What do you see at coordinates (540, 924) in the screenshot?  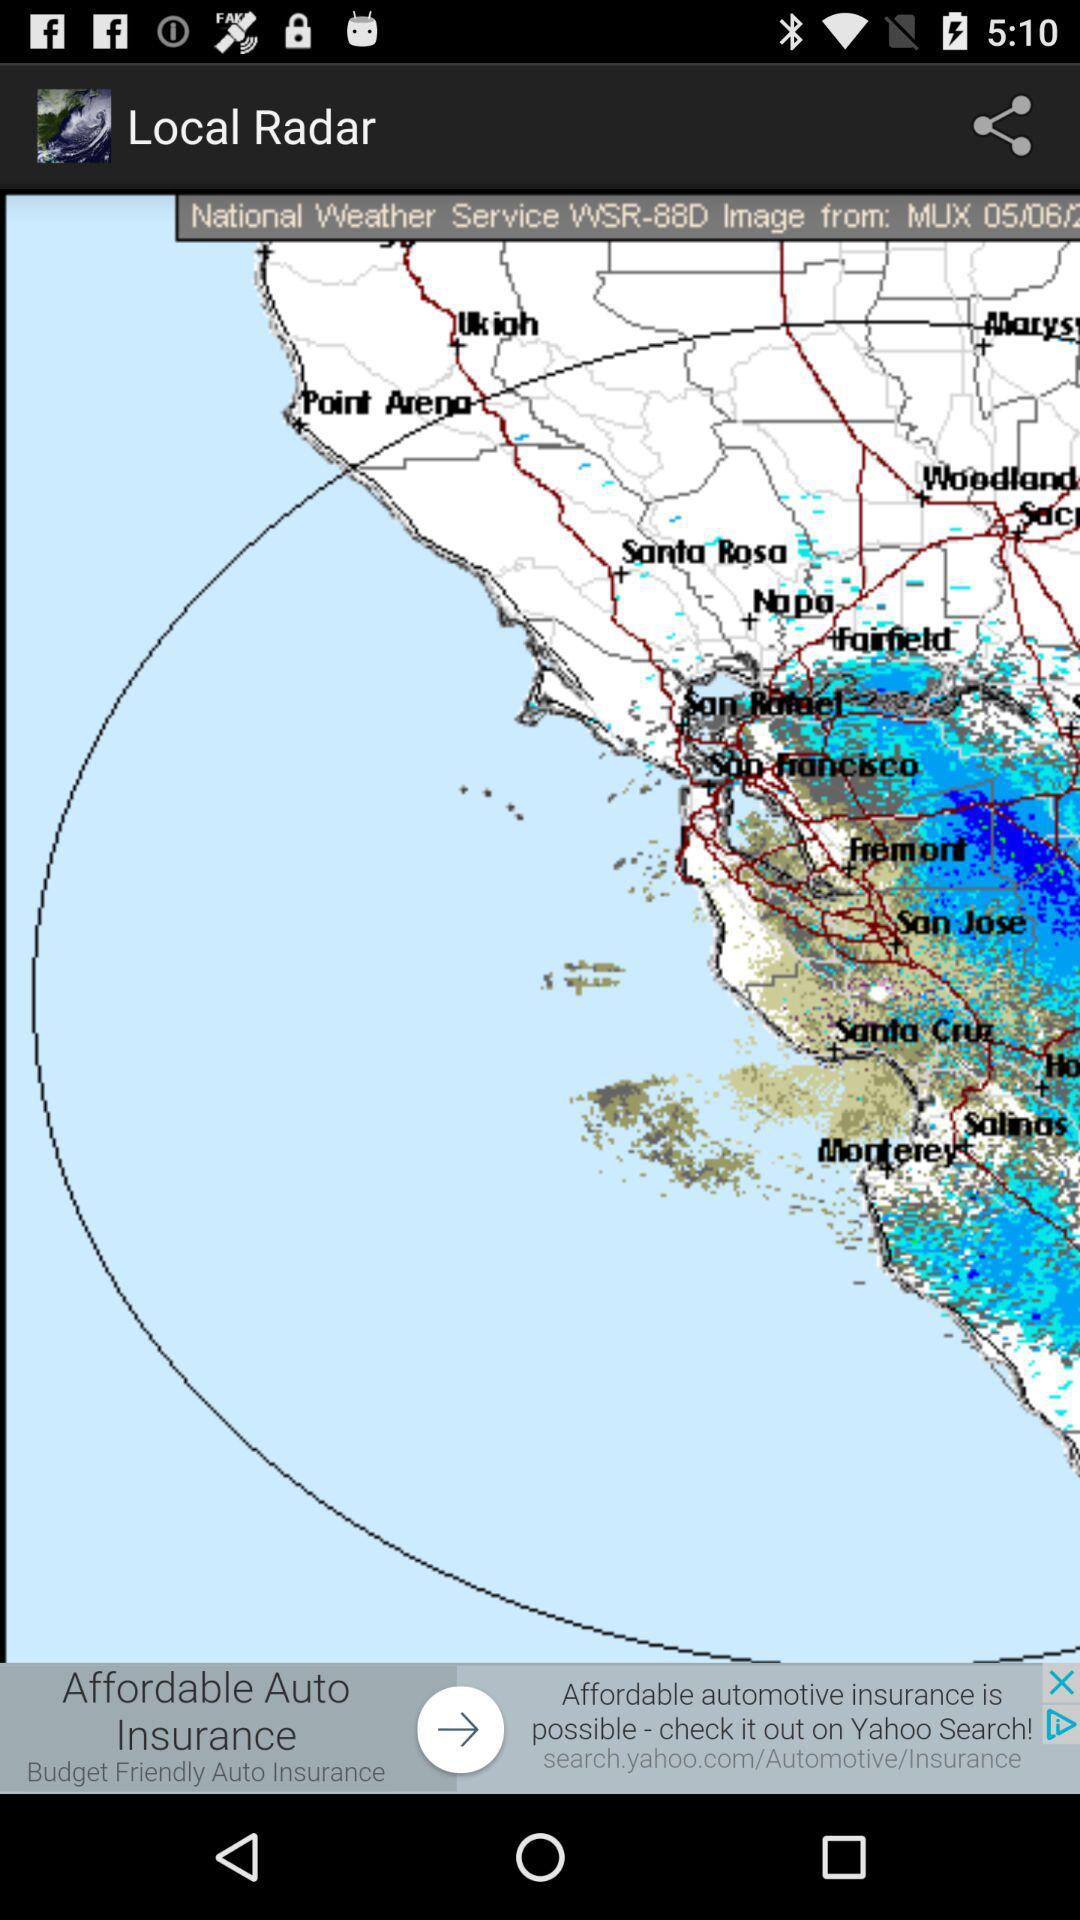 I see `total web page` at bounding box center [540, 924].